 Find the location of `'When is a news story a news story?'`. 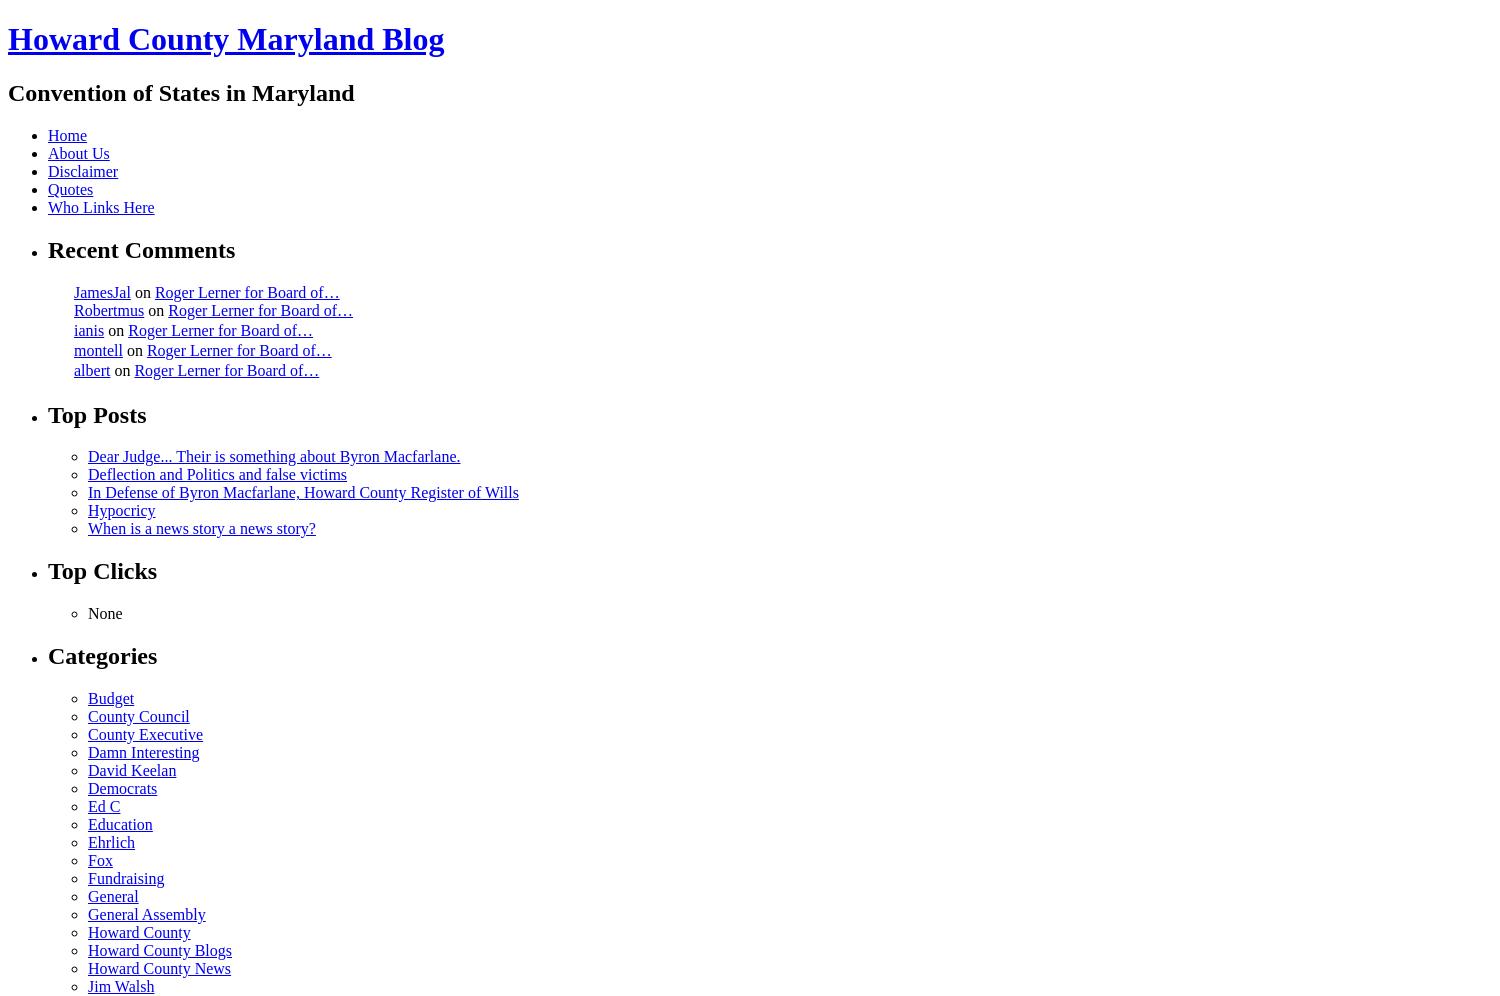

'When is a news story a news story?' is located at coordinates (200, 528).